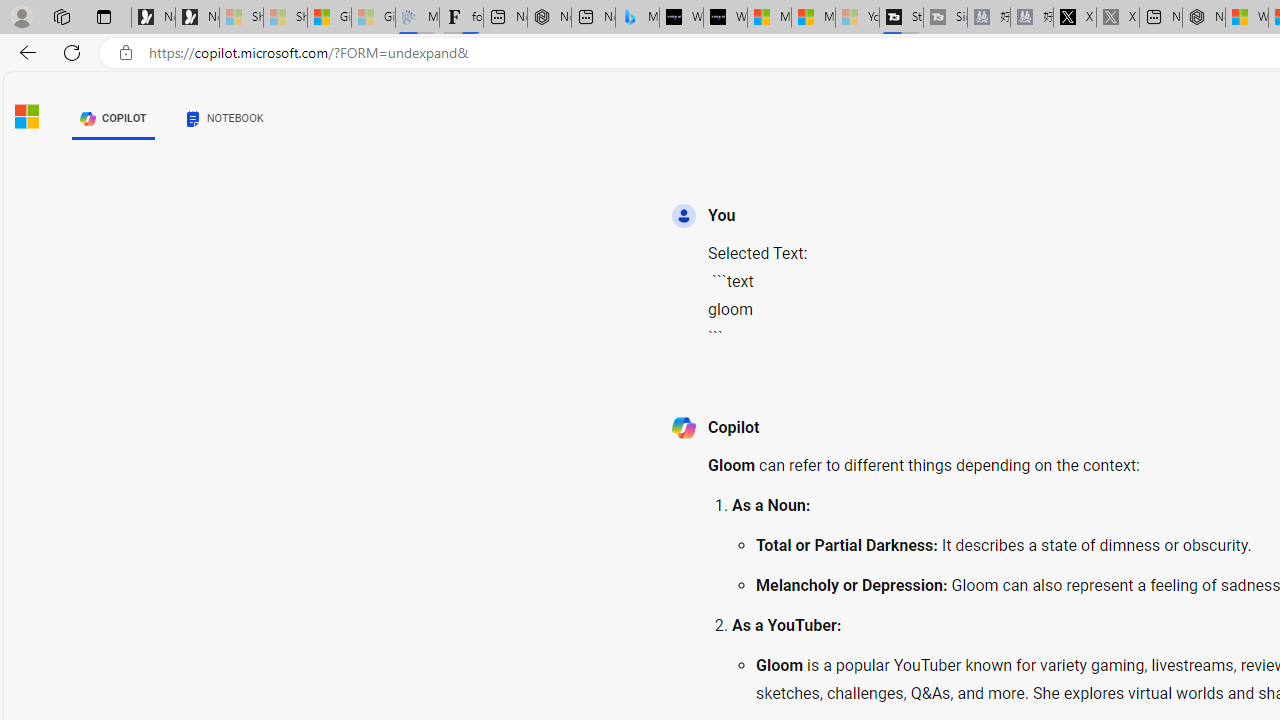  Describe the element at coordinates (900, 17) in the screenshot. I see `'Streaming Coverage | T3'` at that location.